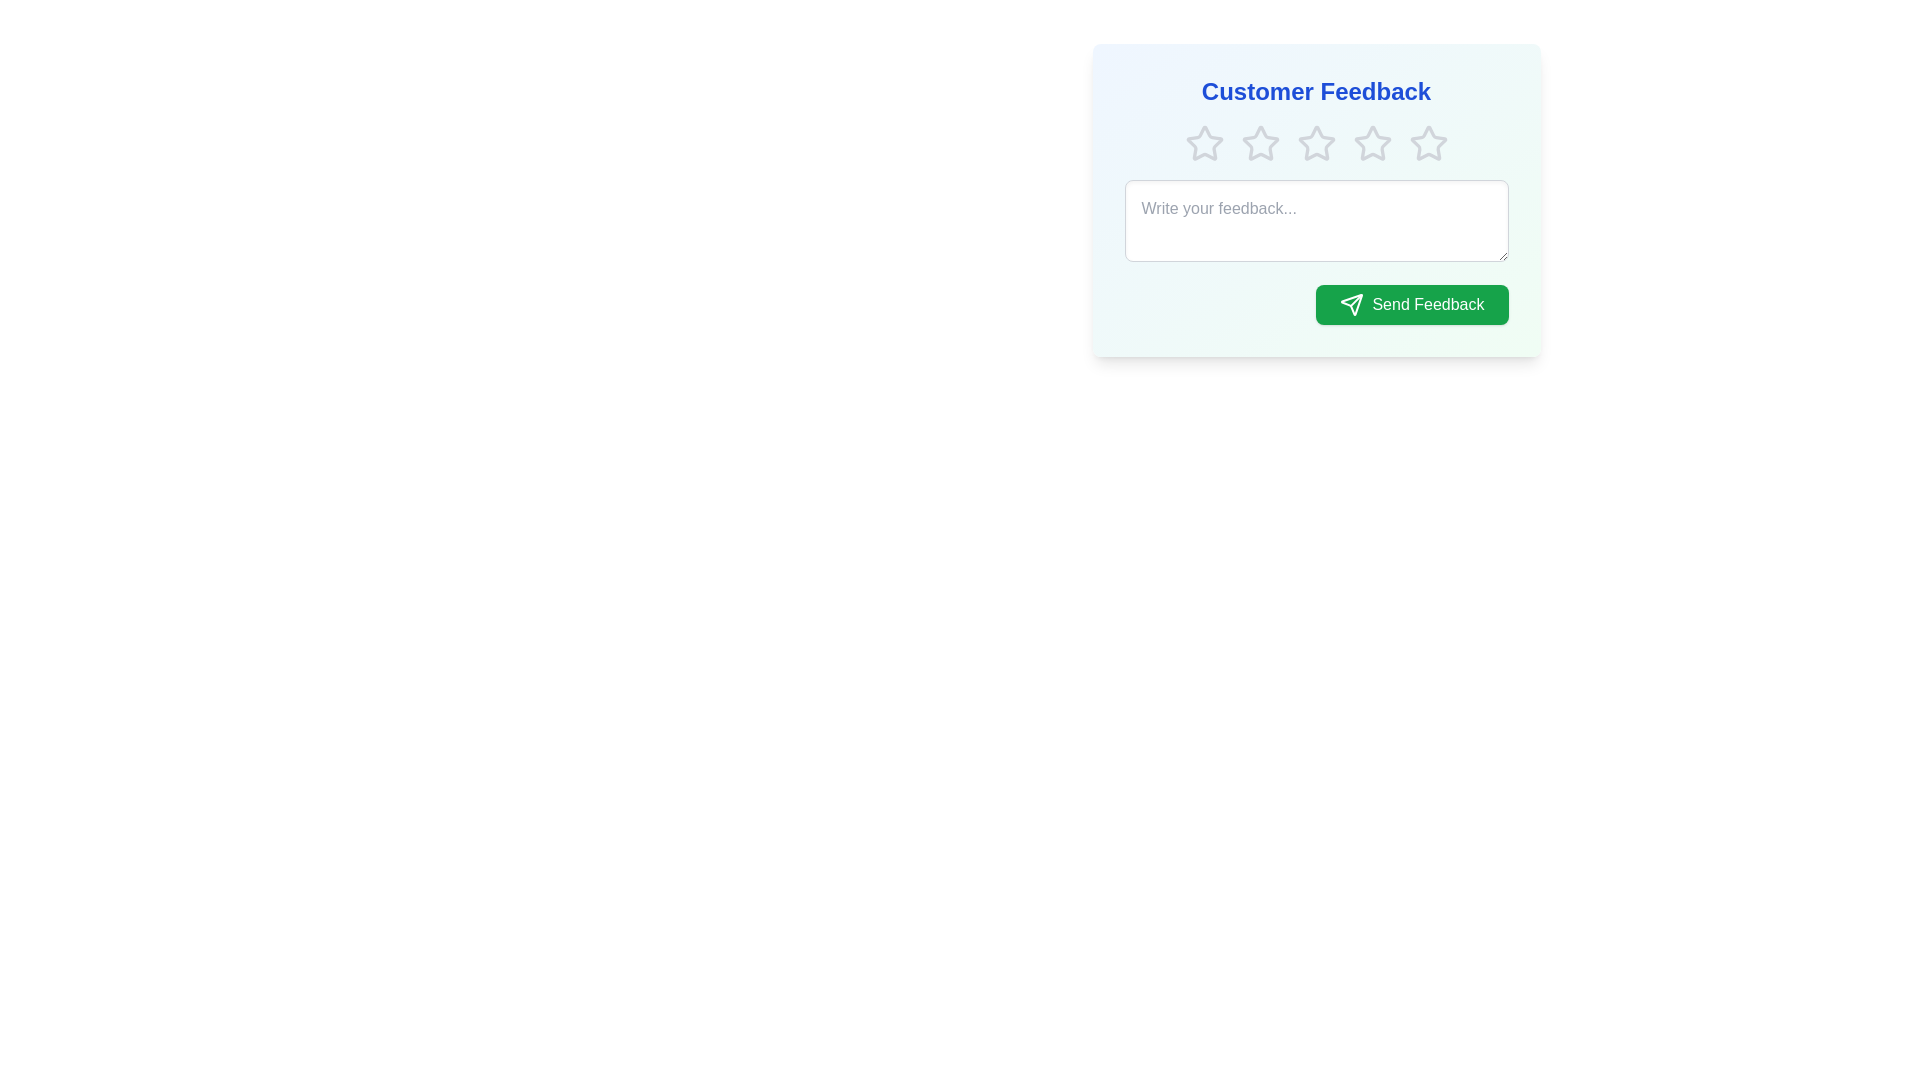 The image size is (1920, 1080). Describe the element at coordinates (1316, 220) in the screenshot. I see `the feedback text area and type the comment 'Great service!'` at that location.